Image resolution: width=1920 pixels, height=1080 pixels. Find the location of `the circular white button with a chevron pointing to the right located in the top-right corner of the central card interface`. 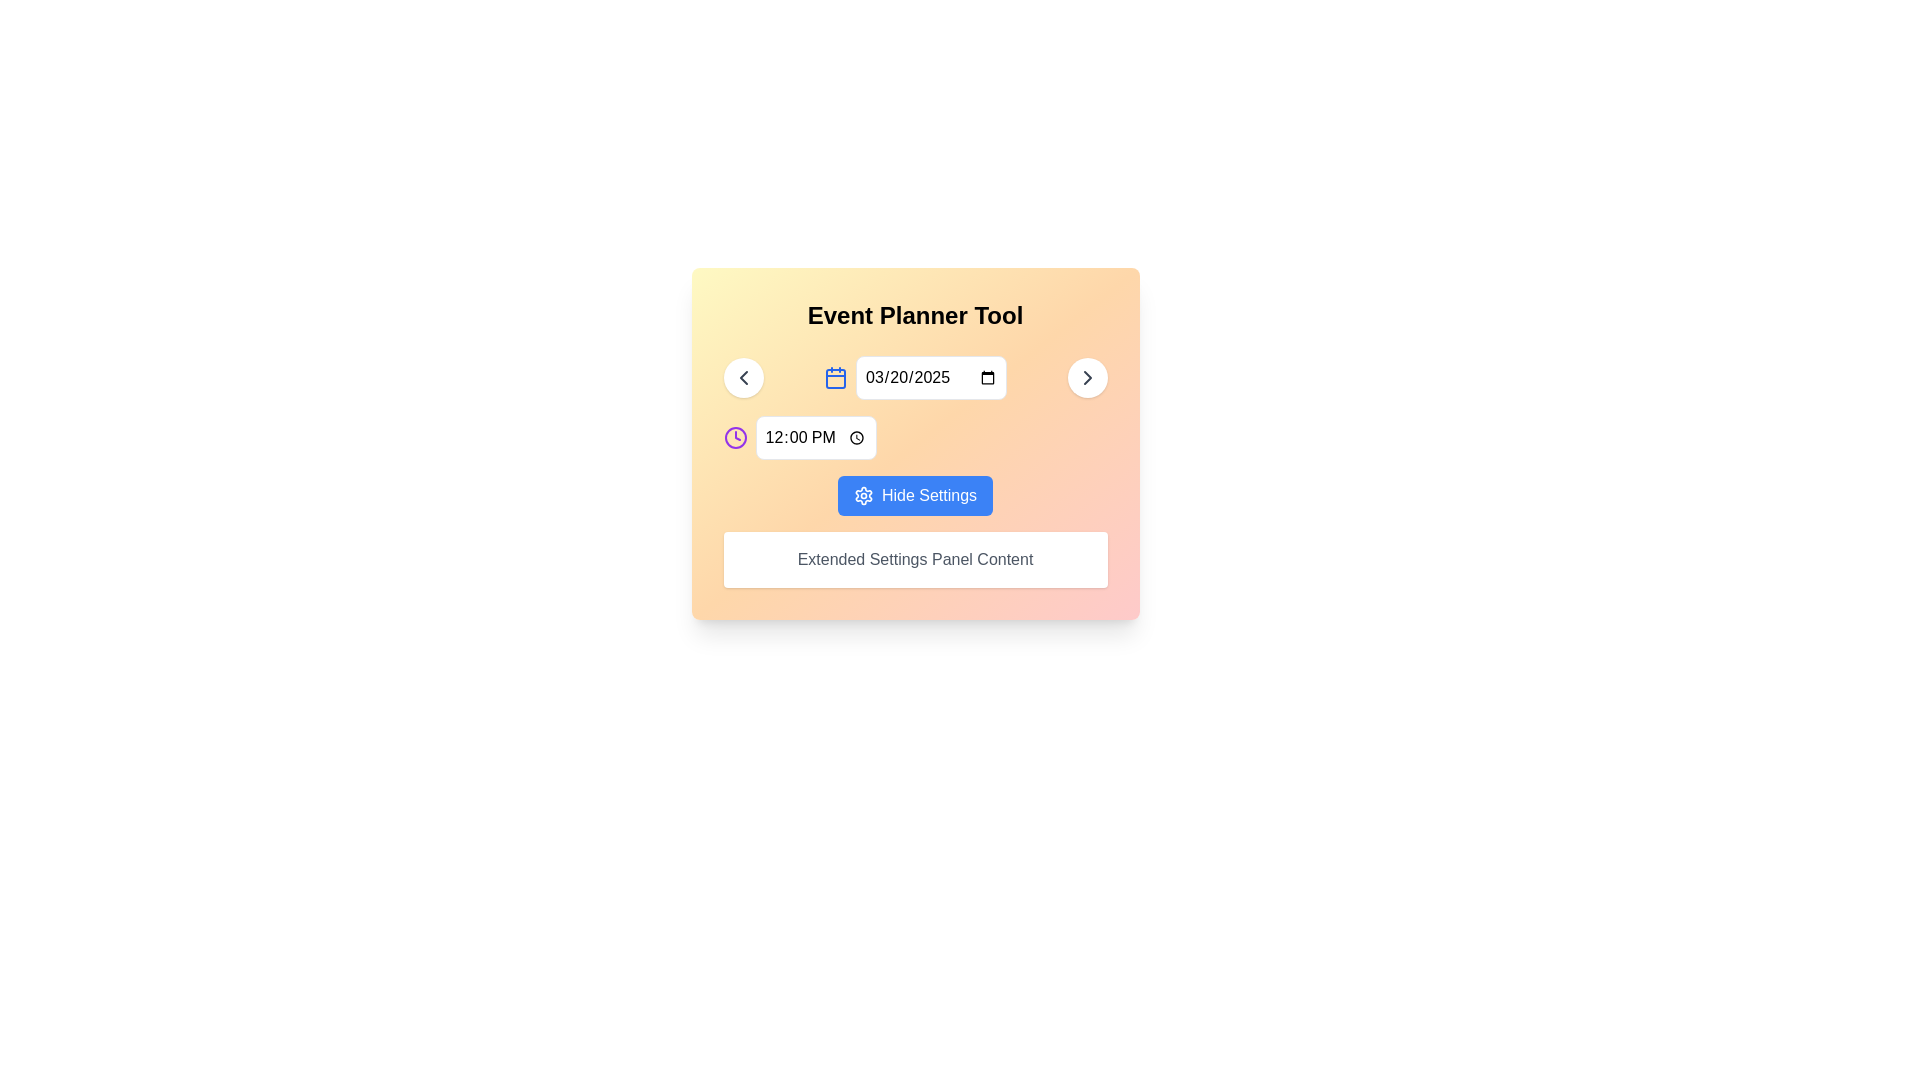

the circular white button with a chevron pointing to the right located in the top-right corner of the central card interface is located at coordinates (1086, 378).